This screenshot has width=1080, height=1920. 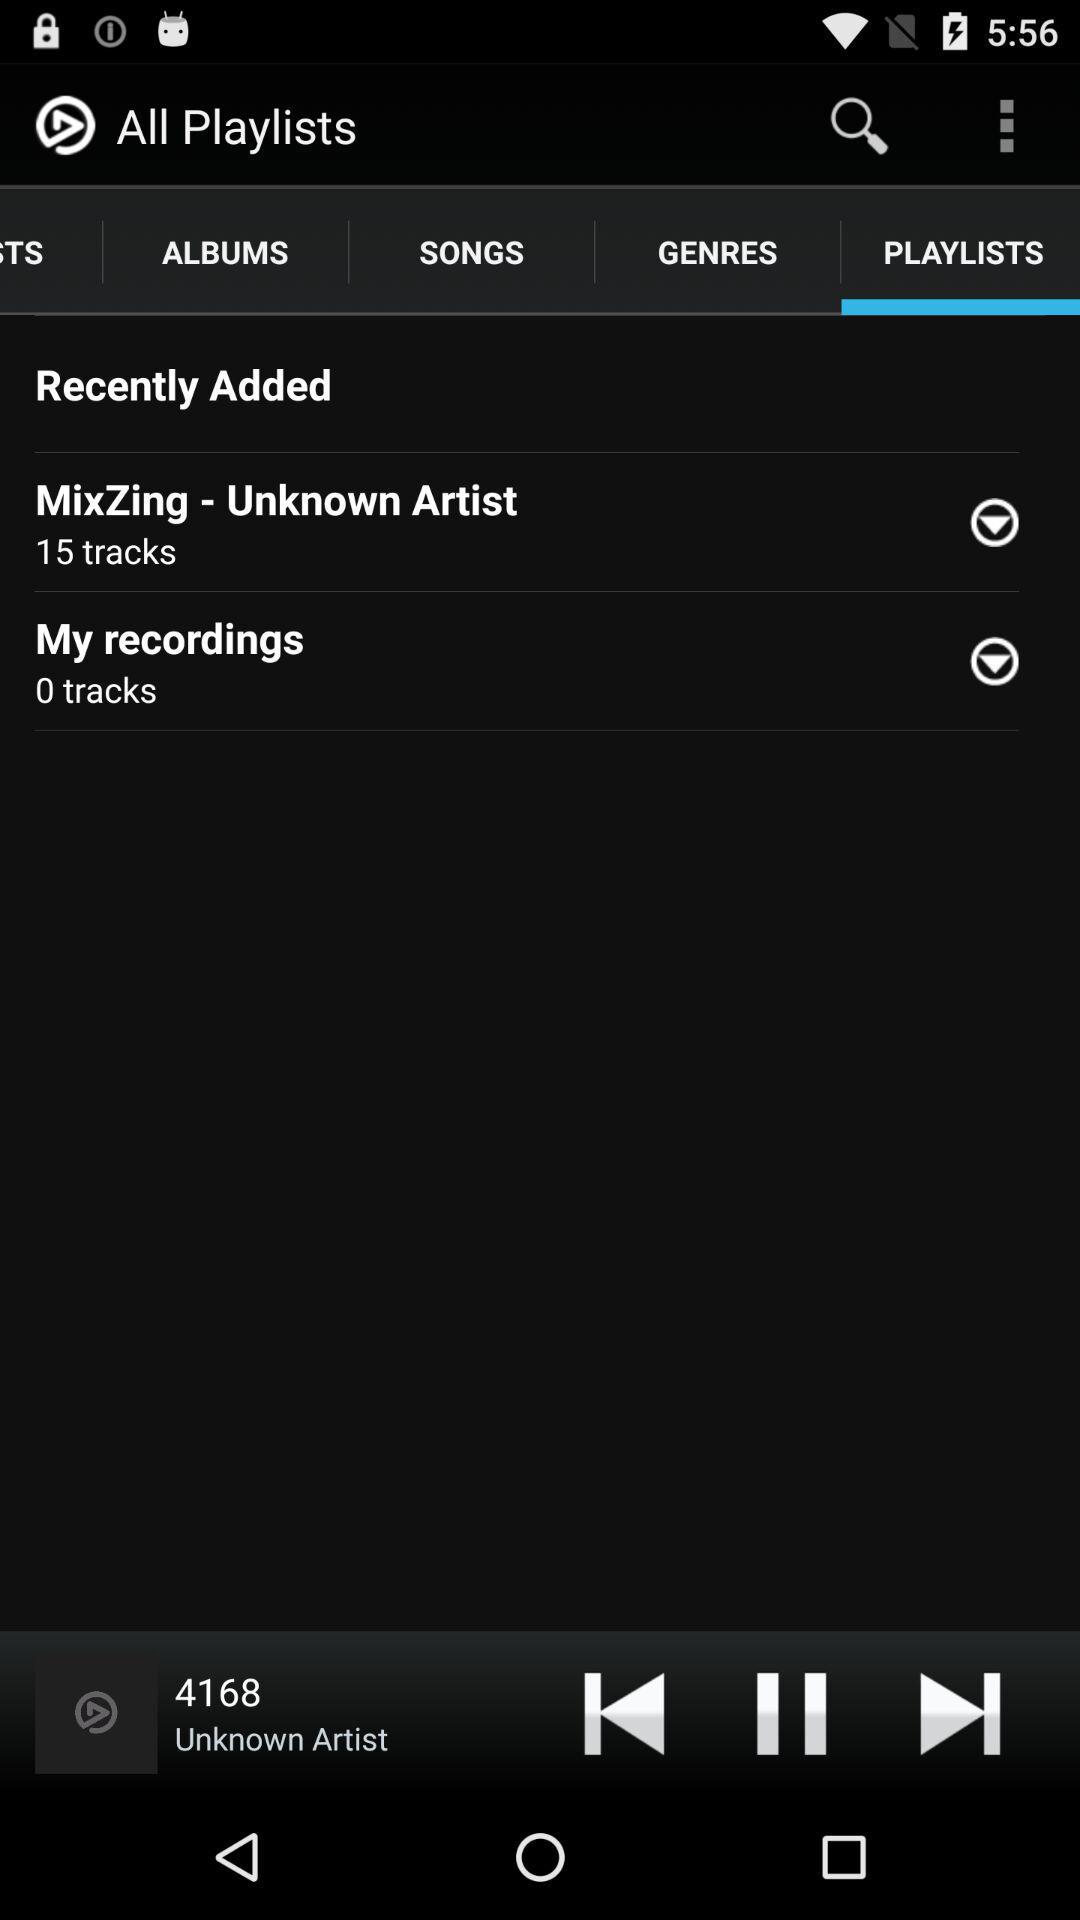 What do you see at coordinates (1003, 707) in the screenshot?
I see `the expand_more icon` at bounding box center [1003, 707].